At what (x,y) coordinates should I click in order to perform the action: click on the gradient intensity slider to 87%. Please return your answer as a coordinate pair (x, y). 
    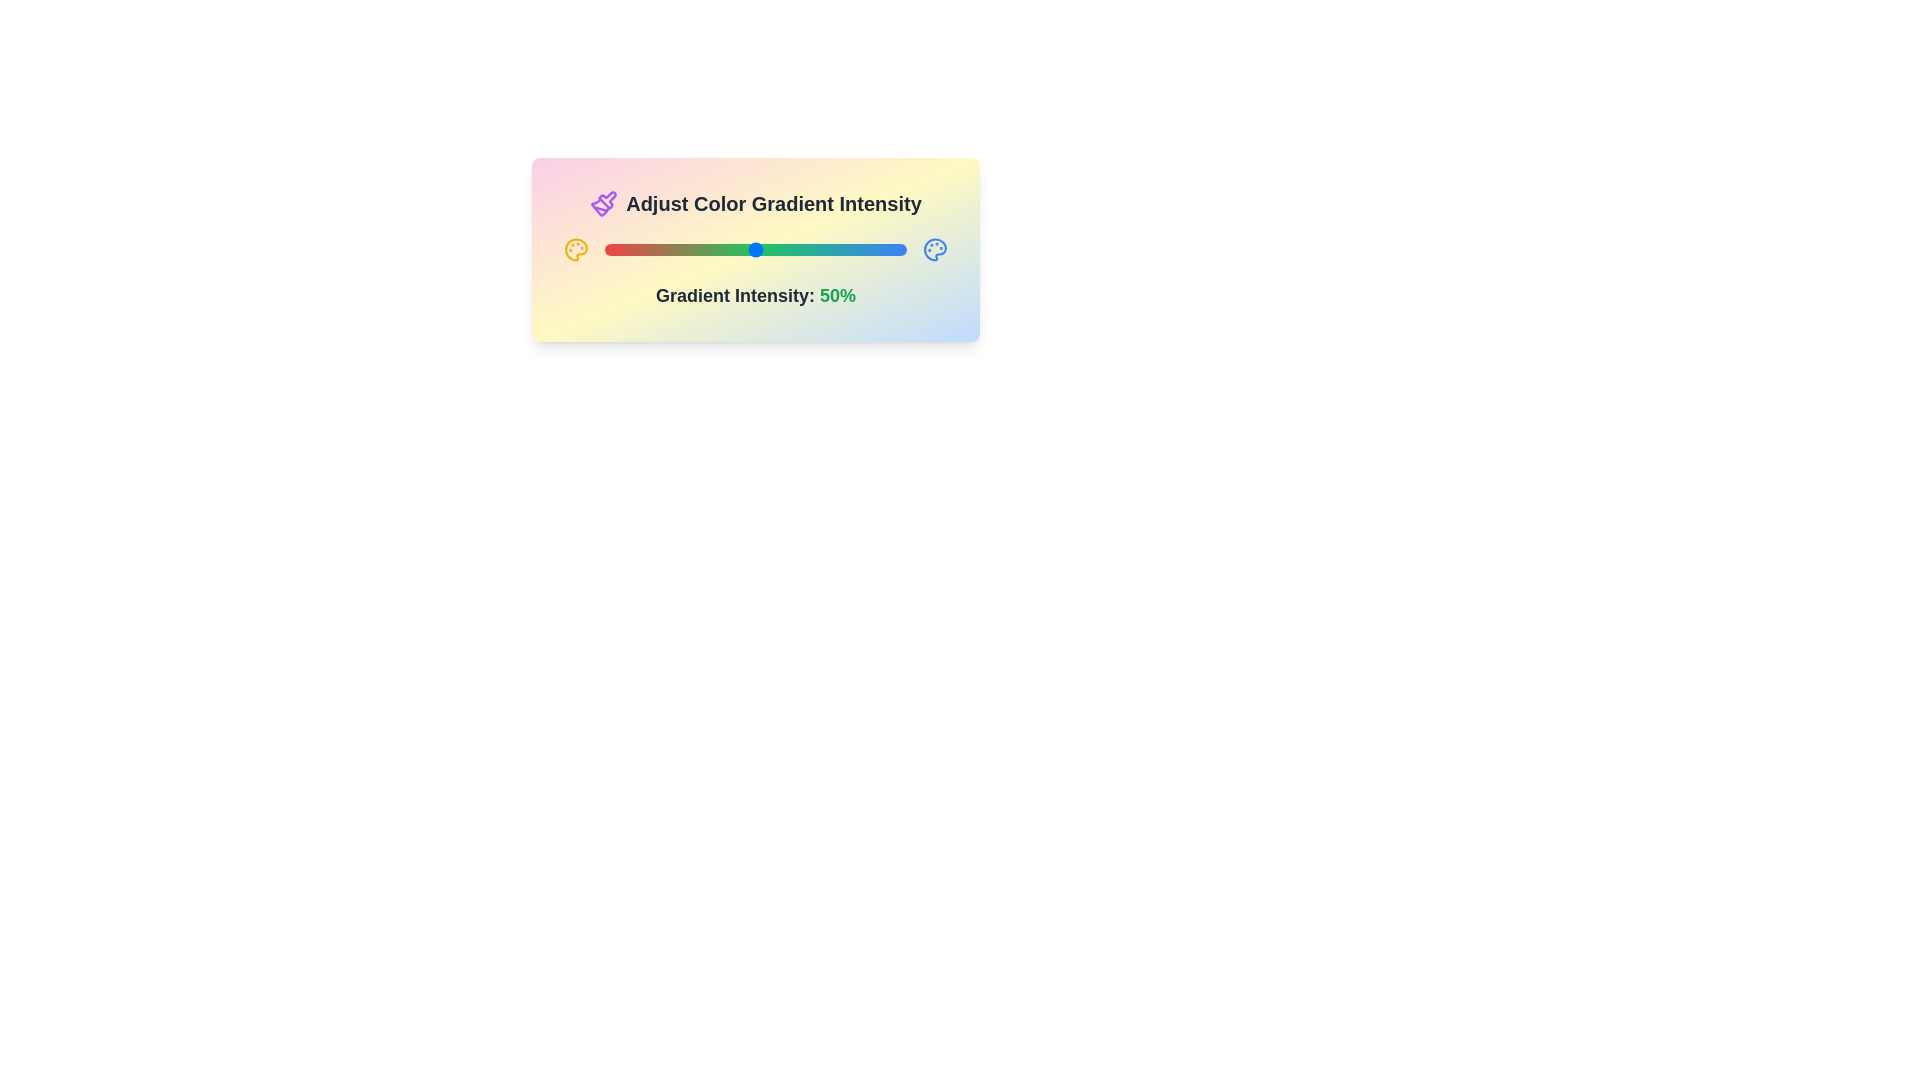
    Looking at the image, I should click on (866, 249).